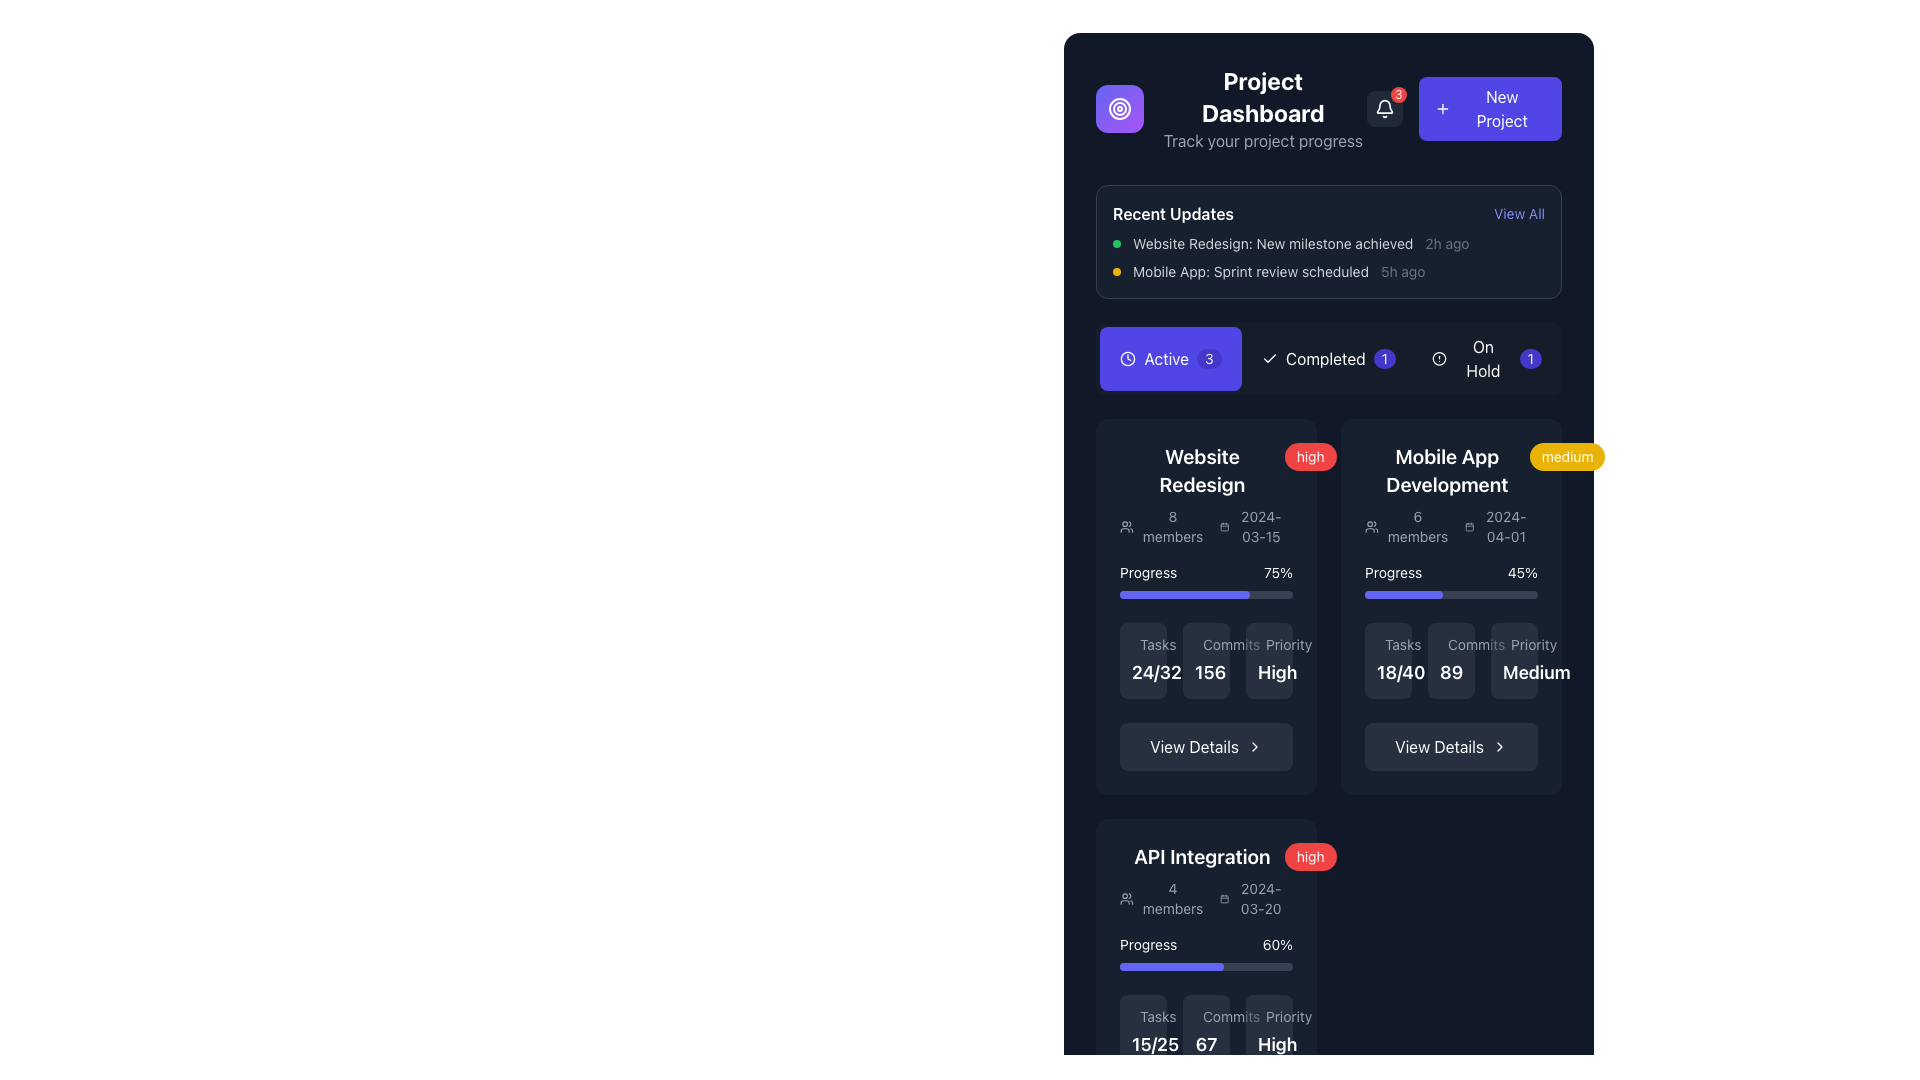 This screenshot has width=1920, height=1080. Describe the element at coordinates (1276, 672) in the screenshot. I see `the Text label displaying the word 'High', which is styled in bold and larger font, positioned beneath the 'Priority' label within a project details card` at that location.